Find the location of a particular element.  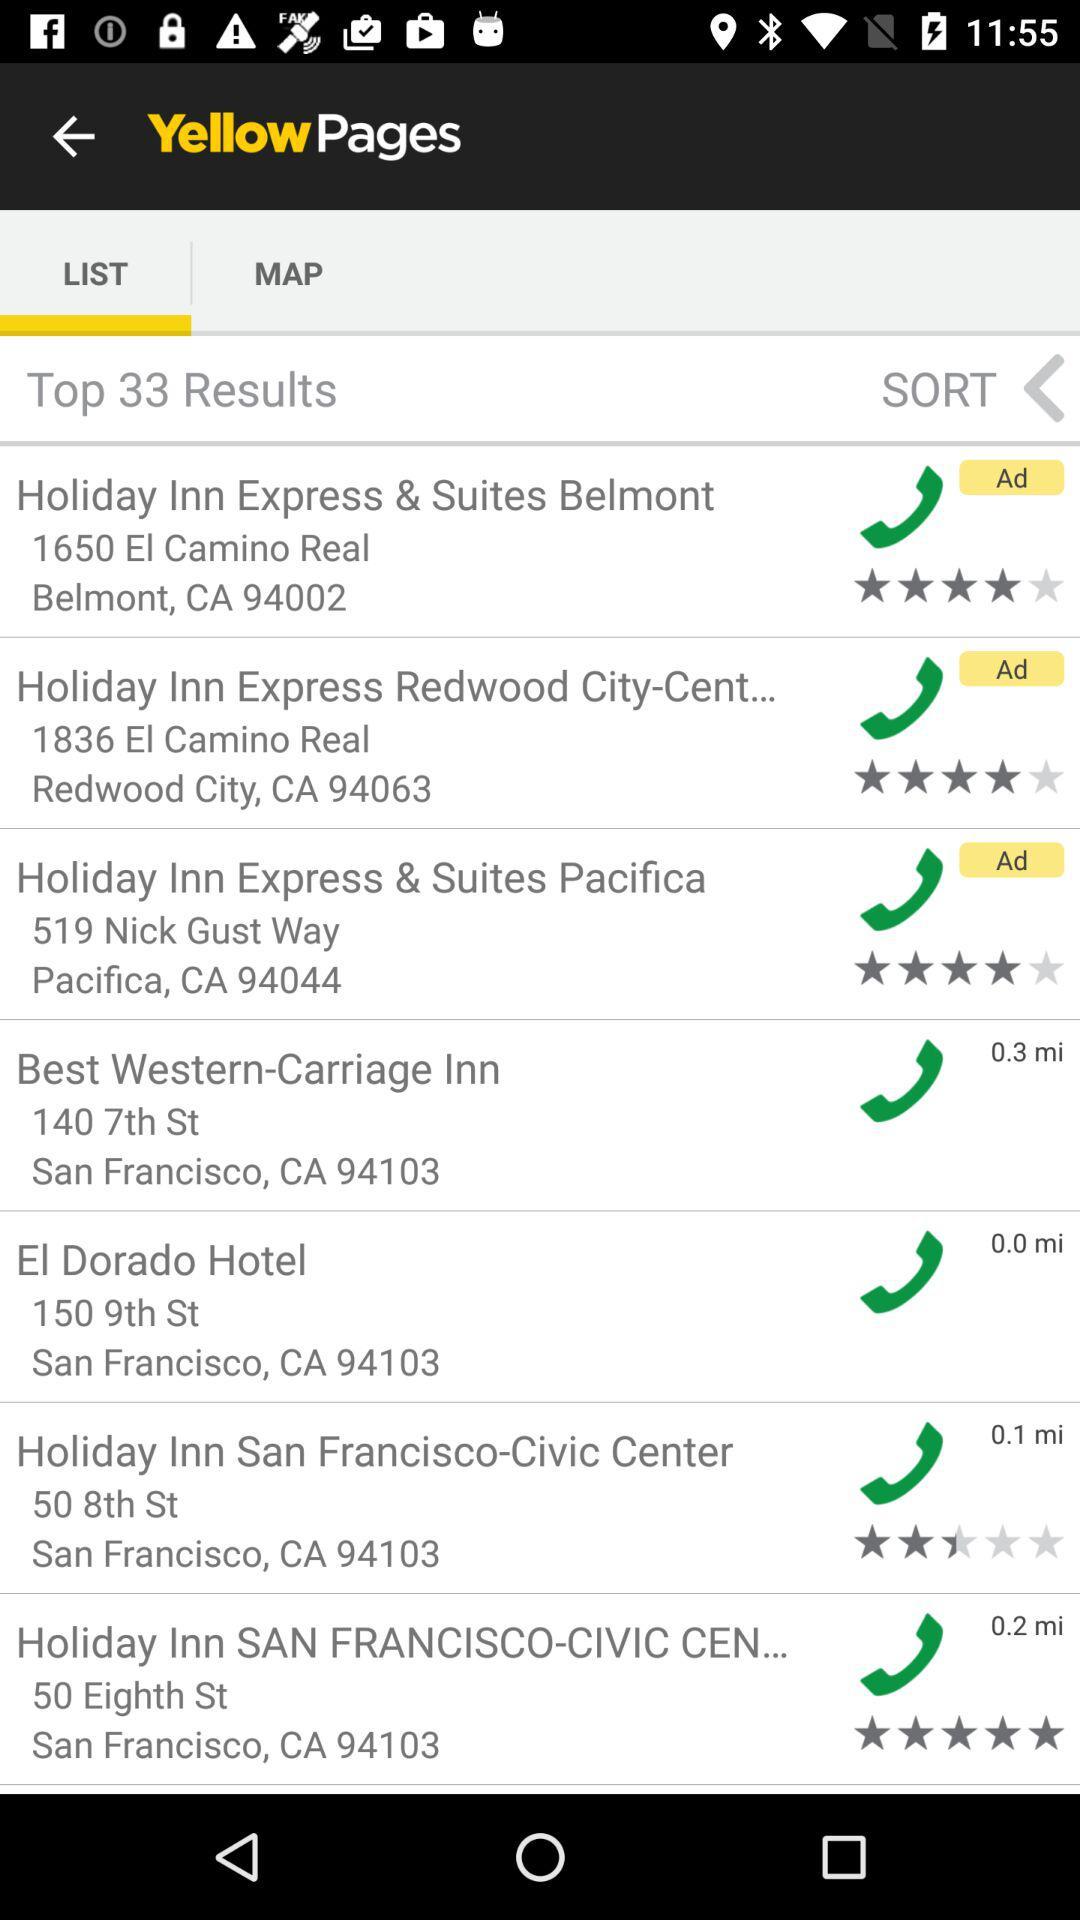

map icon is located at coordinates (288, 272).